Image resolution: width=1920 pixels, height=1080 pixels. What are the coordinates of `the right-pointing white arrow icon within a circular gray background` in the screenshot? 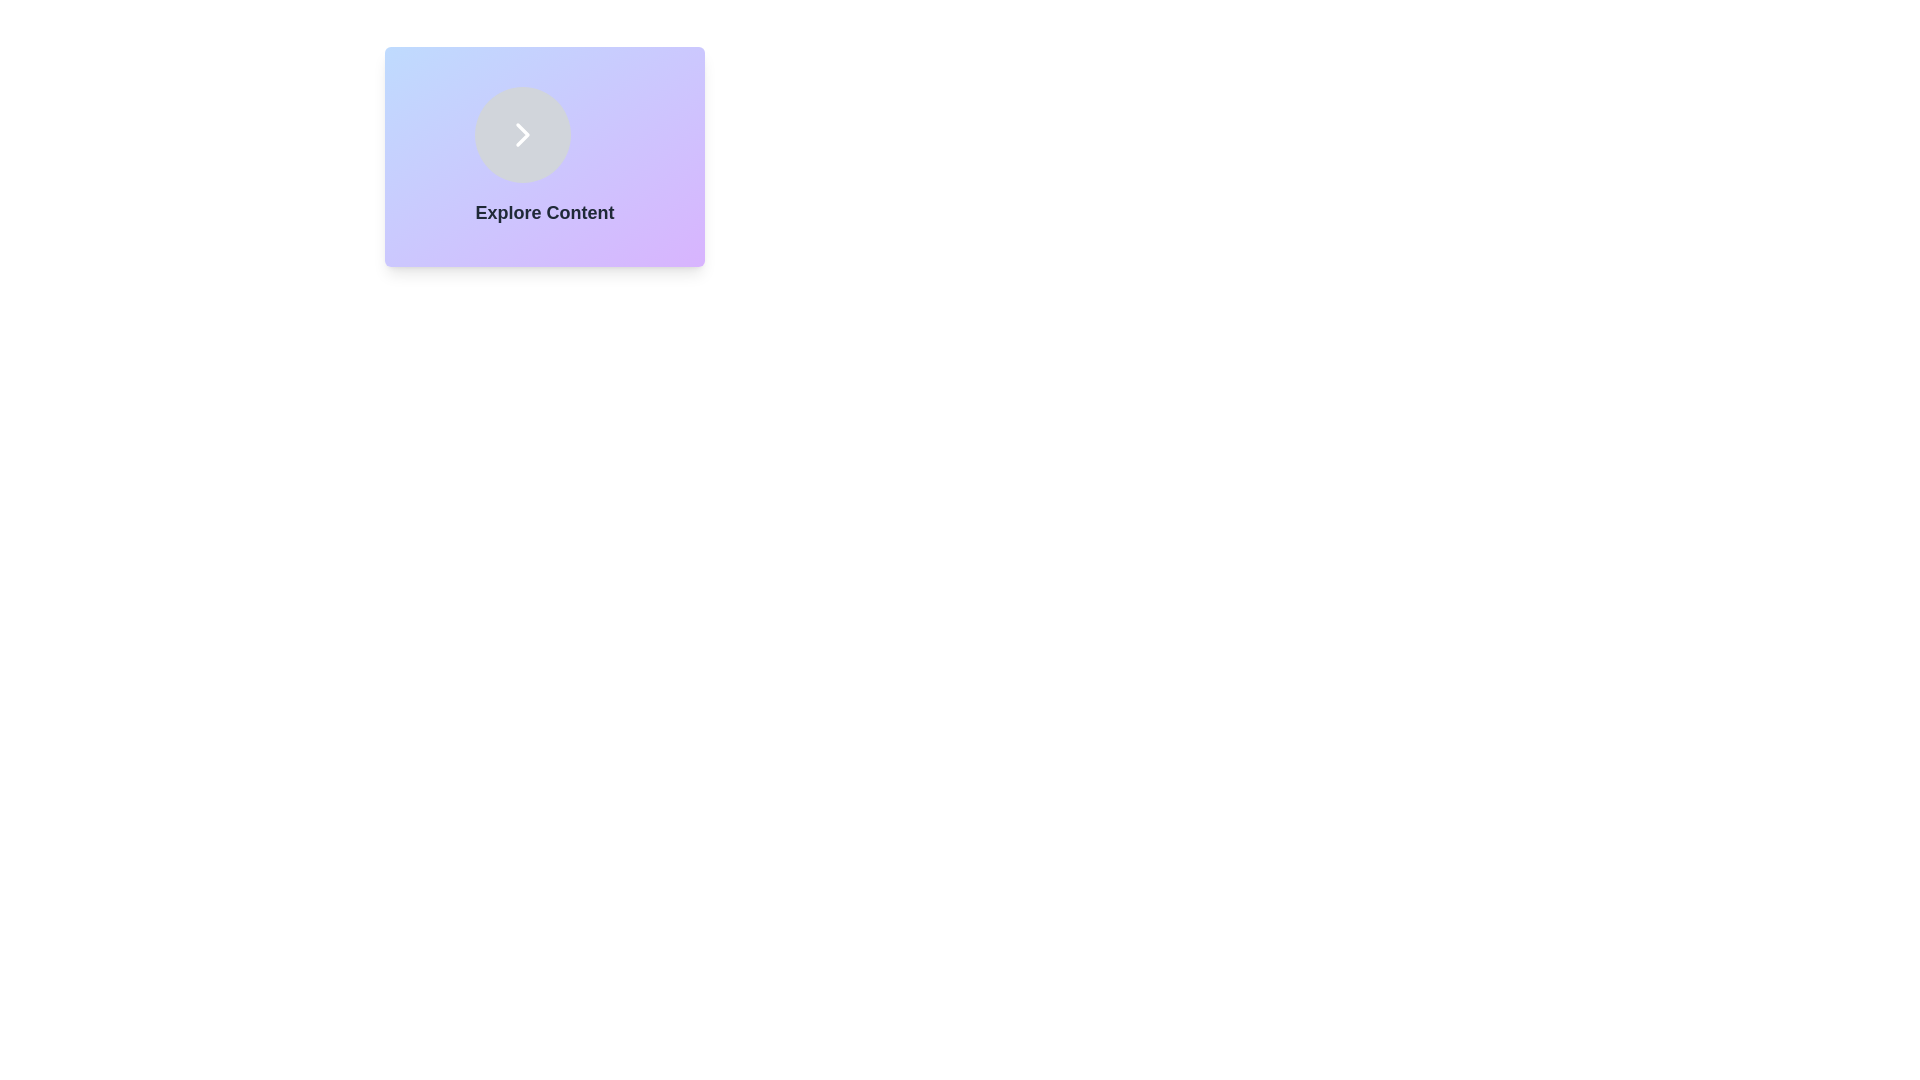 It's located at (523, 135).